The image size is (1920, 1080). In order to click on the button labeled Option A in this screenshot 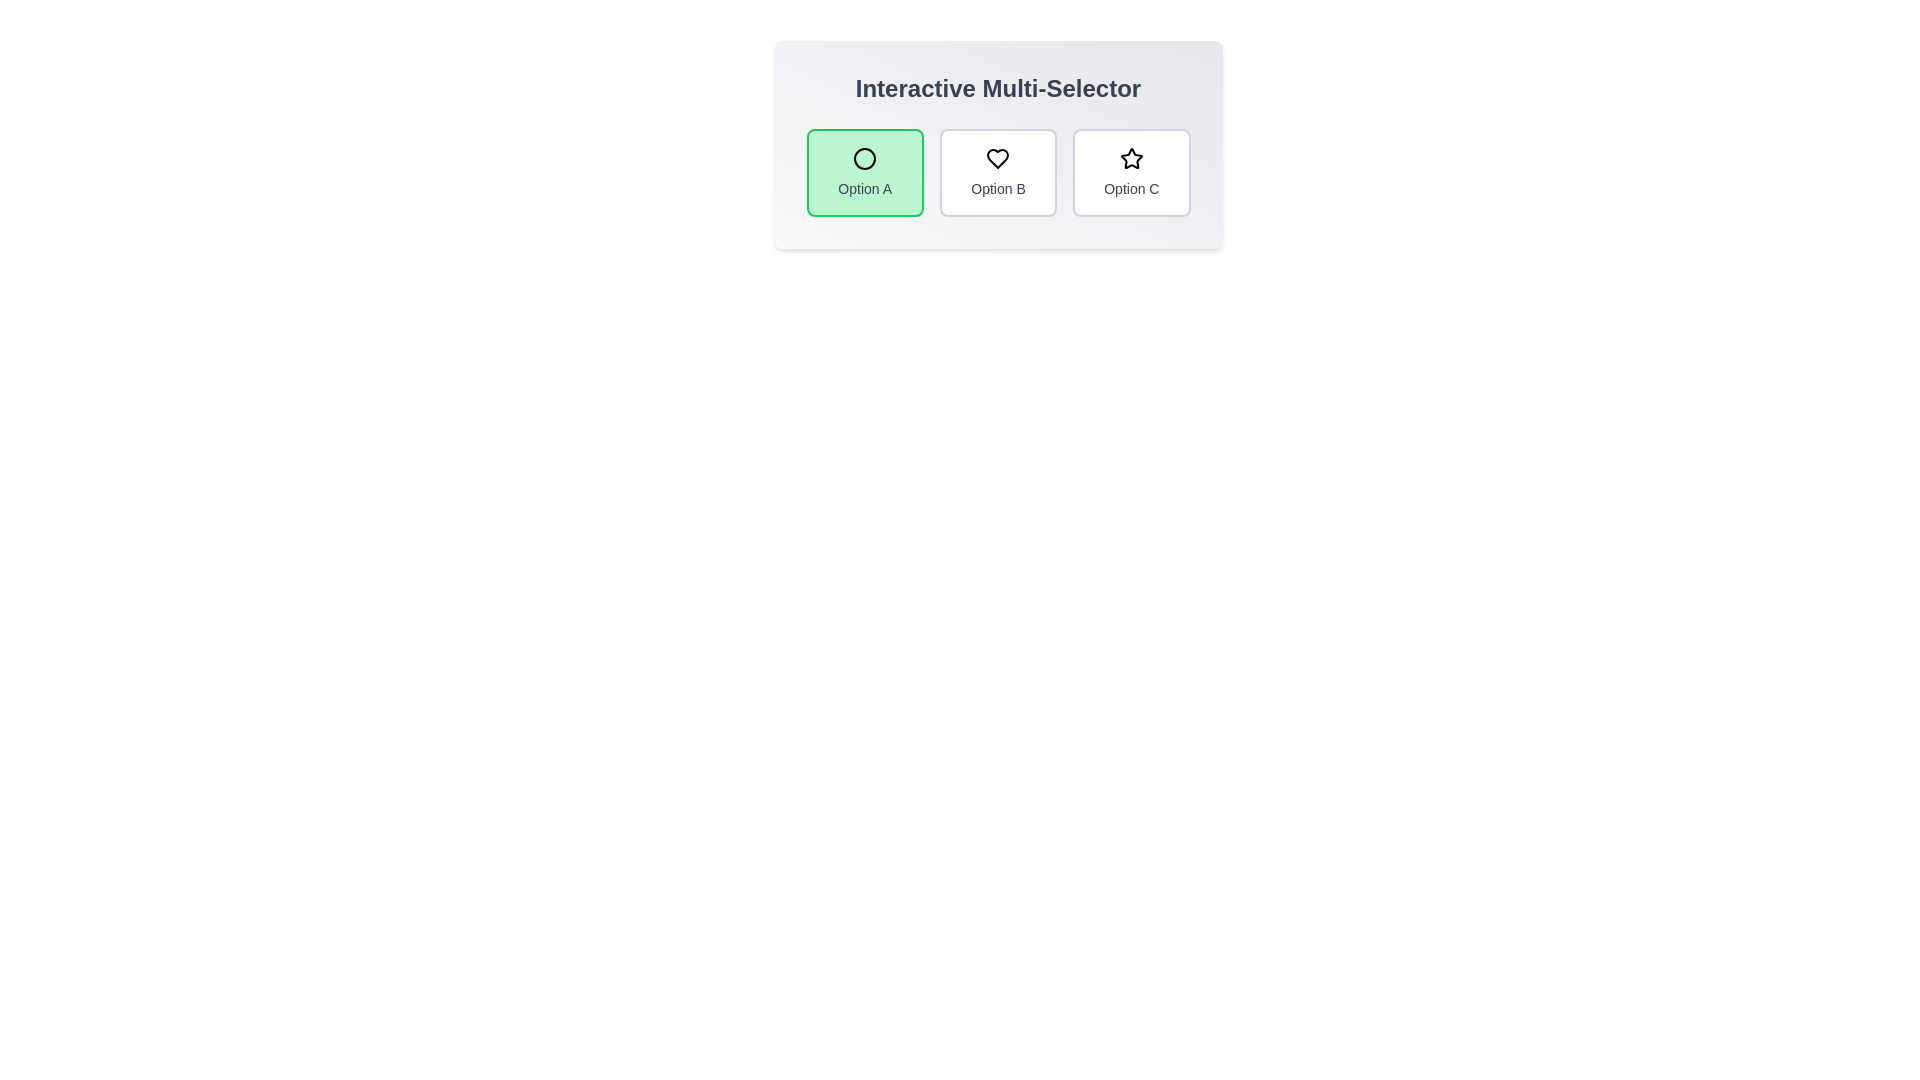, I will do `click(864, 172)`.